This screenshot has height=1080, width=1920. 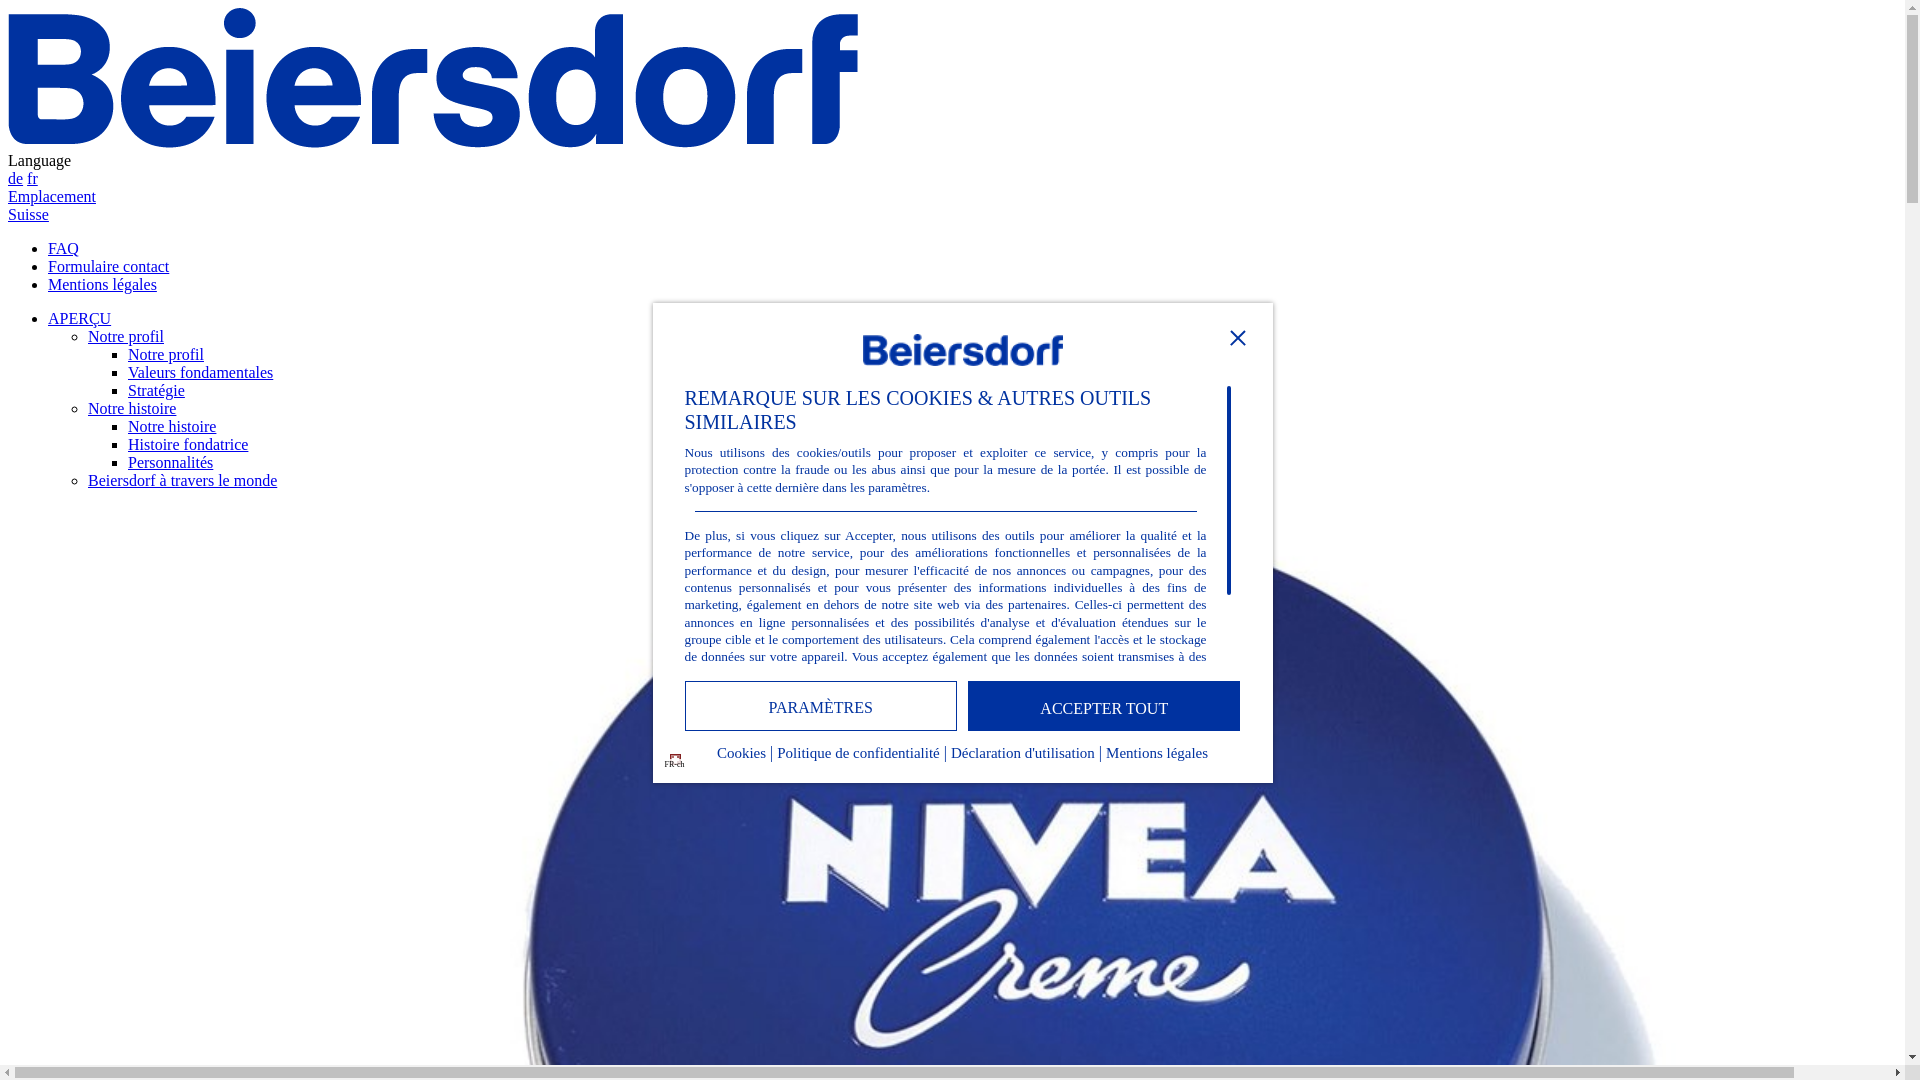 I want to click on 'Notre profil', so click(x=166, y=353).